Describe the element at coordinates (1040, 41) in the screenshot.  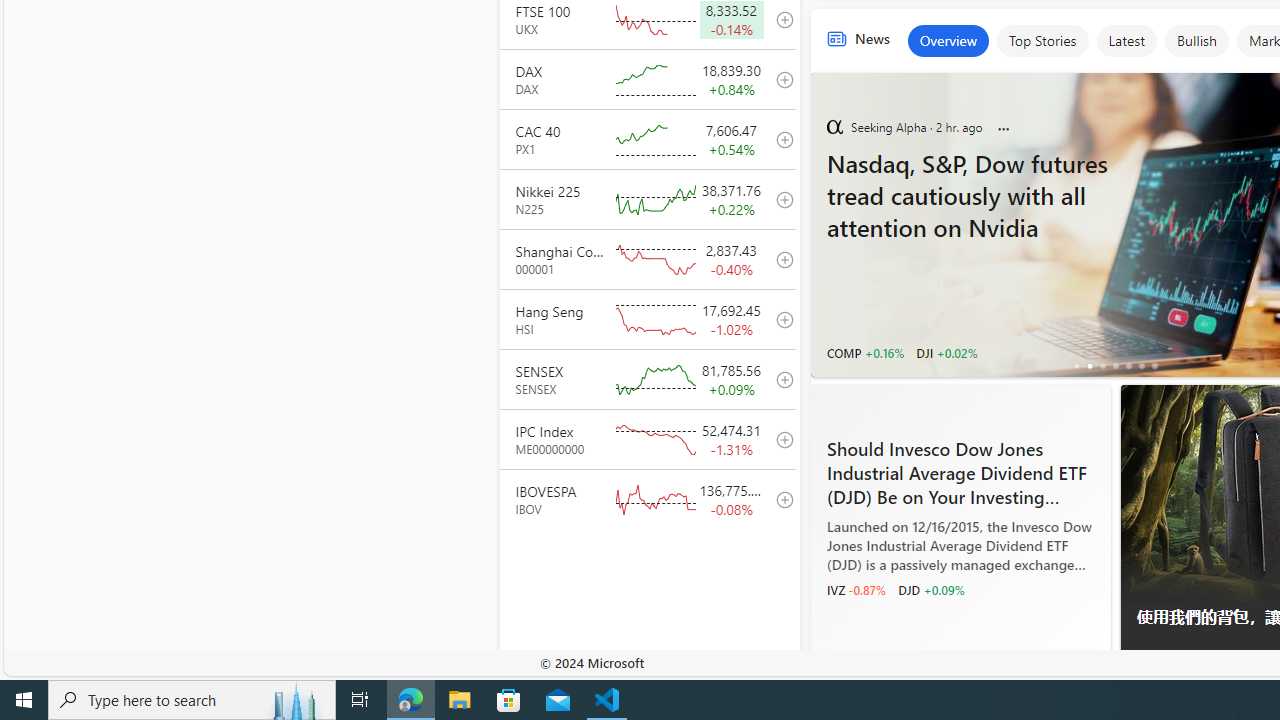
I see `'Top Stories'` at that location.